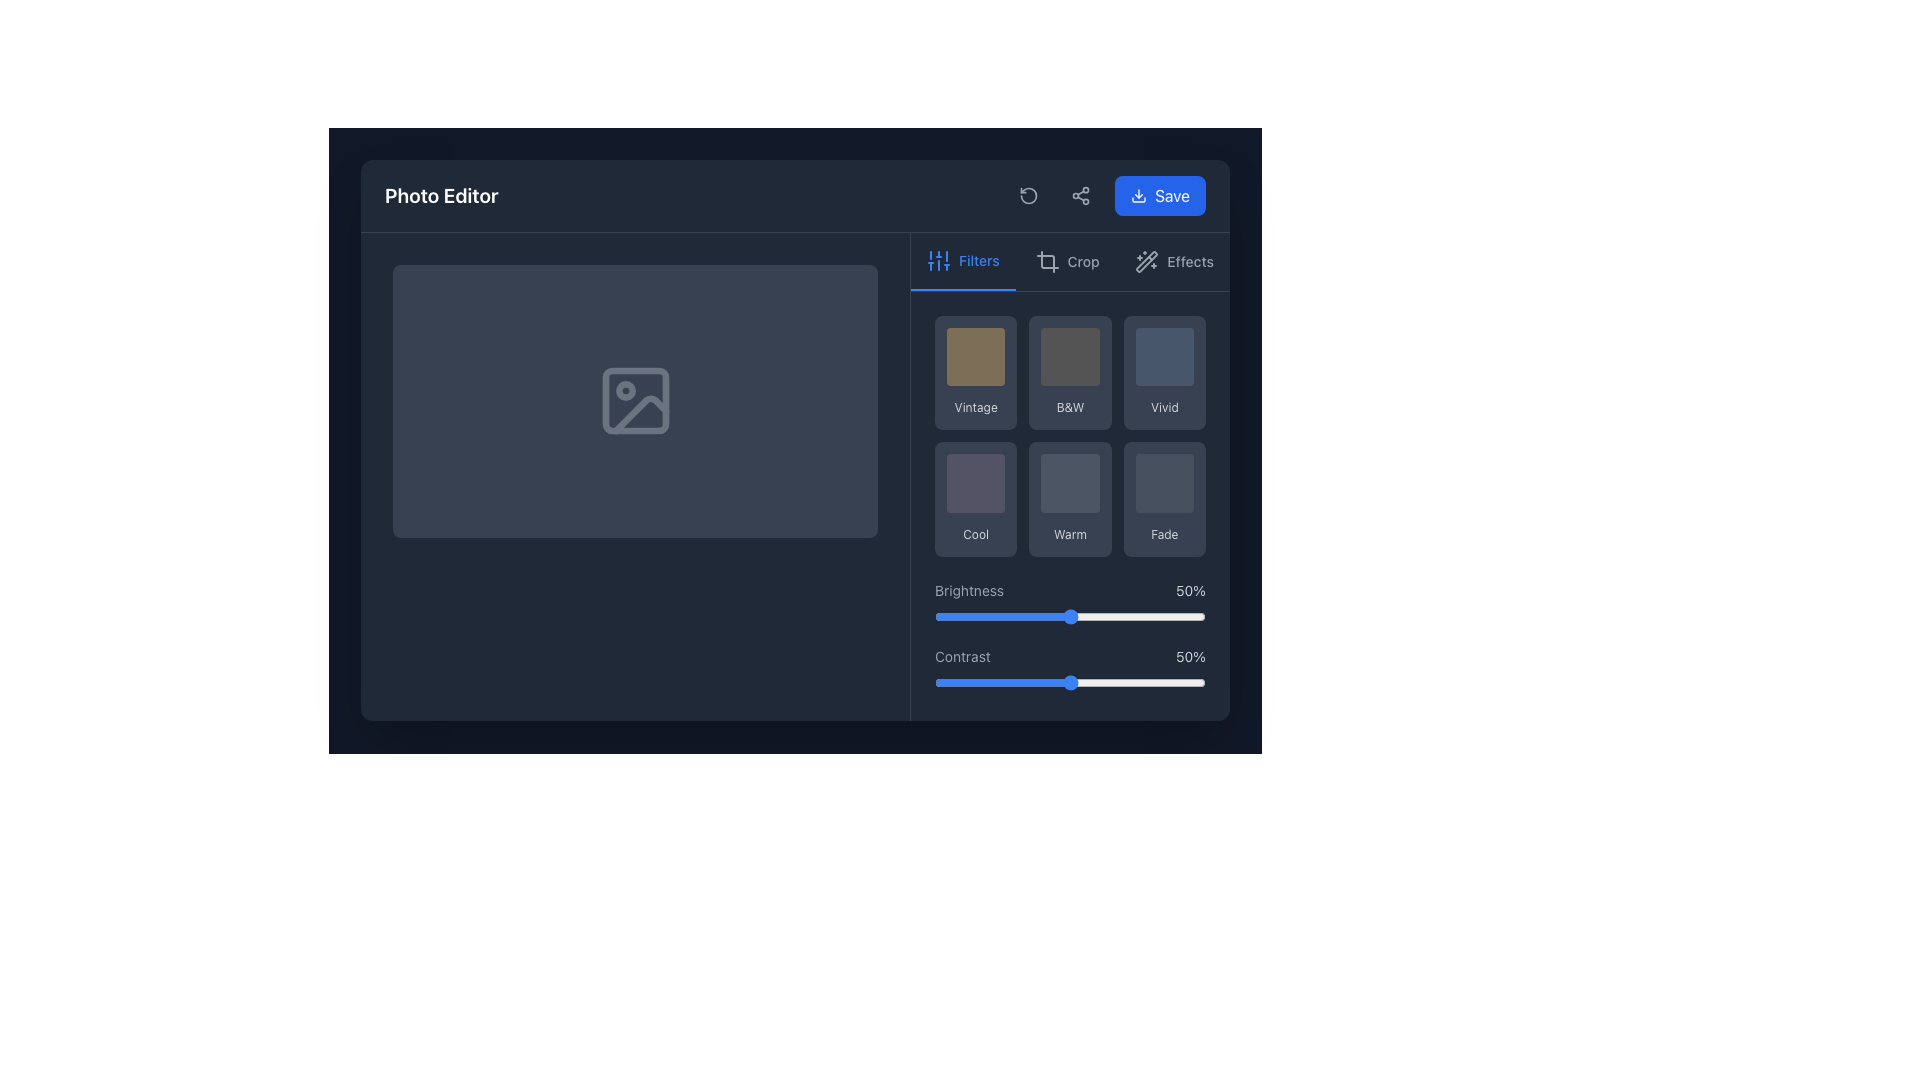 The width and height of the screenshot is (1920, 1080). Describe the element at coordinates (976, 498) in the screenshot. I see `the 'Cool' button located in the Filters section to apply the visual filter to the image being edited` at that location.